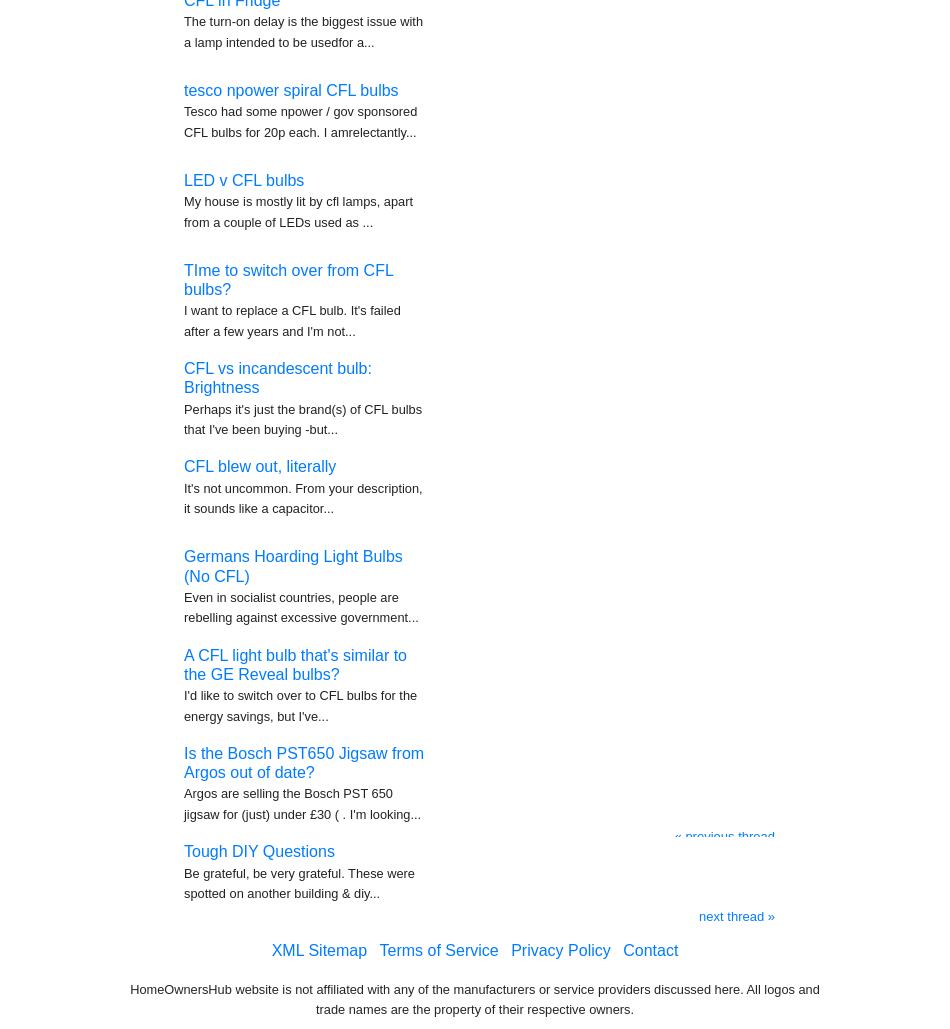 The width and height of the screenshot is (950, 1029). I want to click on 'Germans Hoarding Light Bulbs (No CFL)', so click(291, 555).